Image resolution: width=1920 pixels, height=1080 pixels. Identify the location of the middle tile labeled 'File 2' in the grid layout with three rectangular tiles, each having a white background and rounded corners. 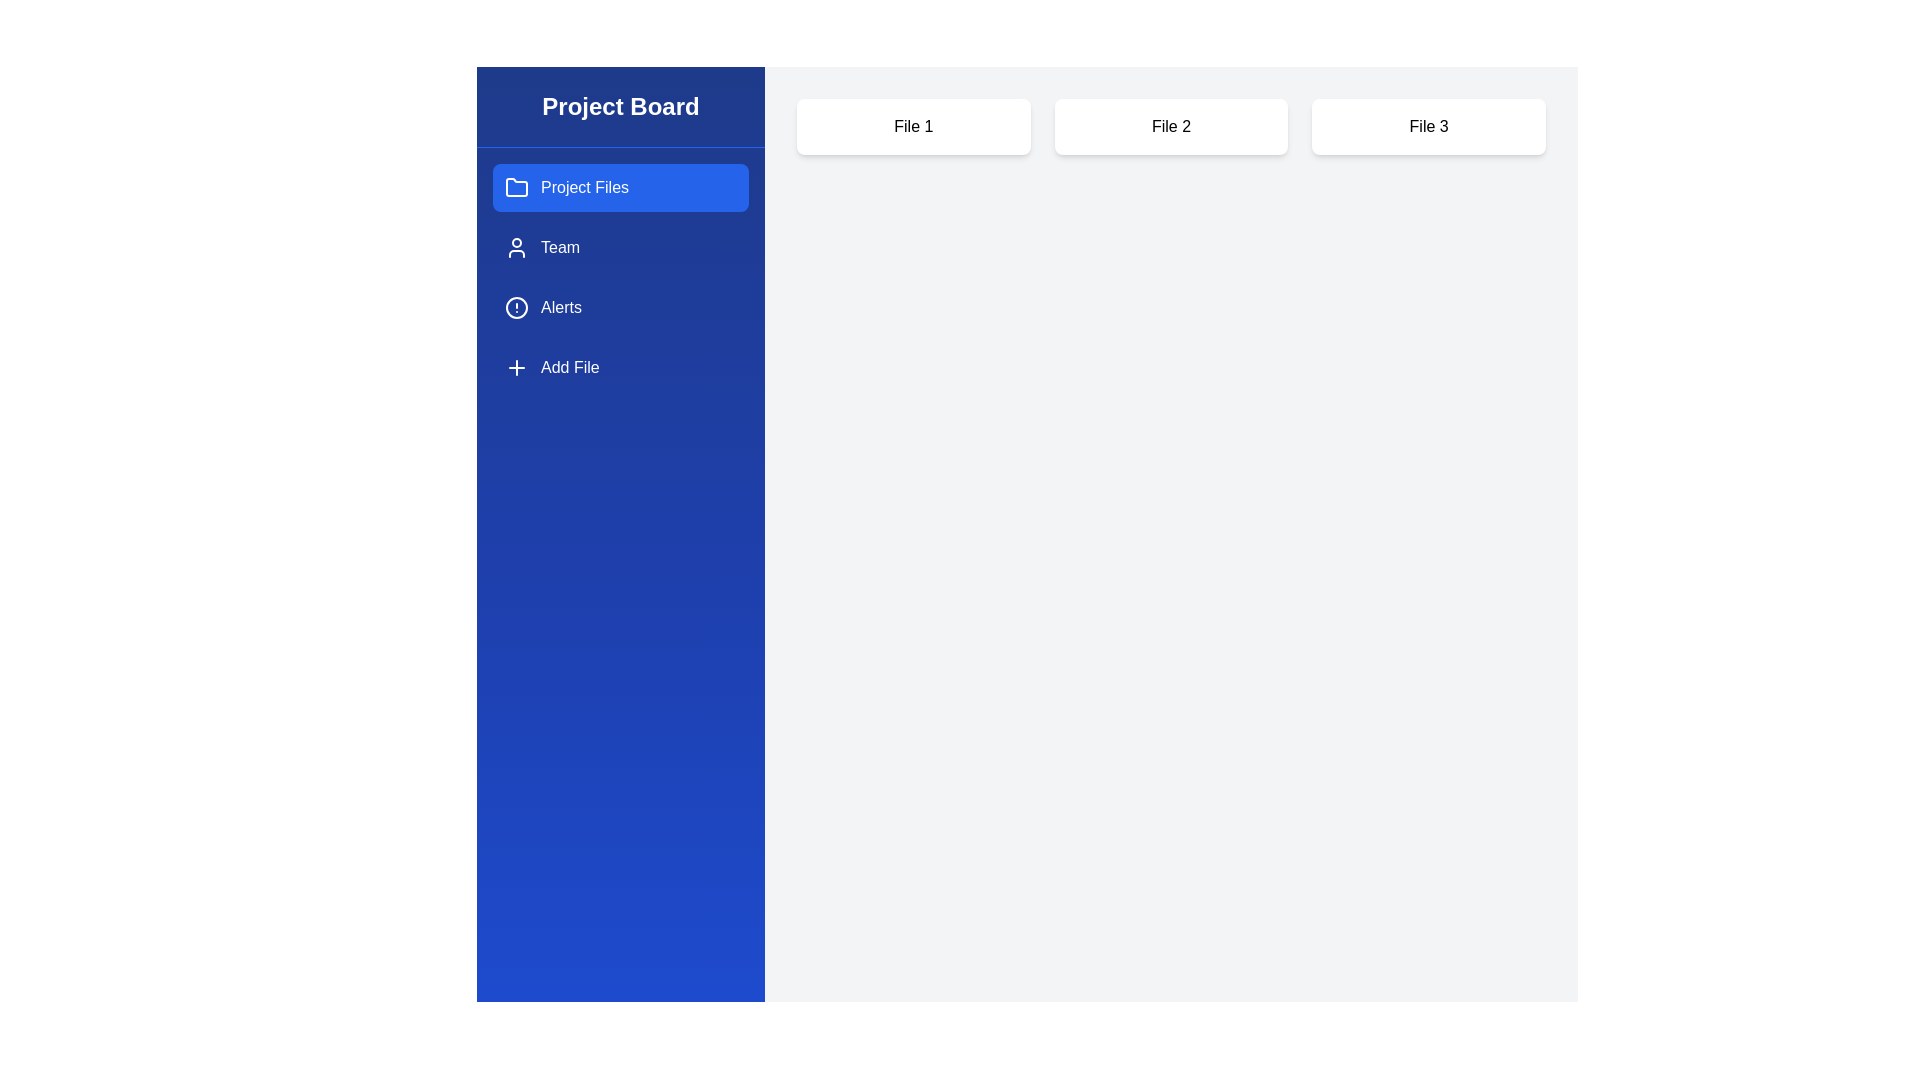
(1171, 127).